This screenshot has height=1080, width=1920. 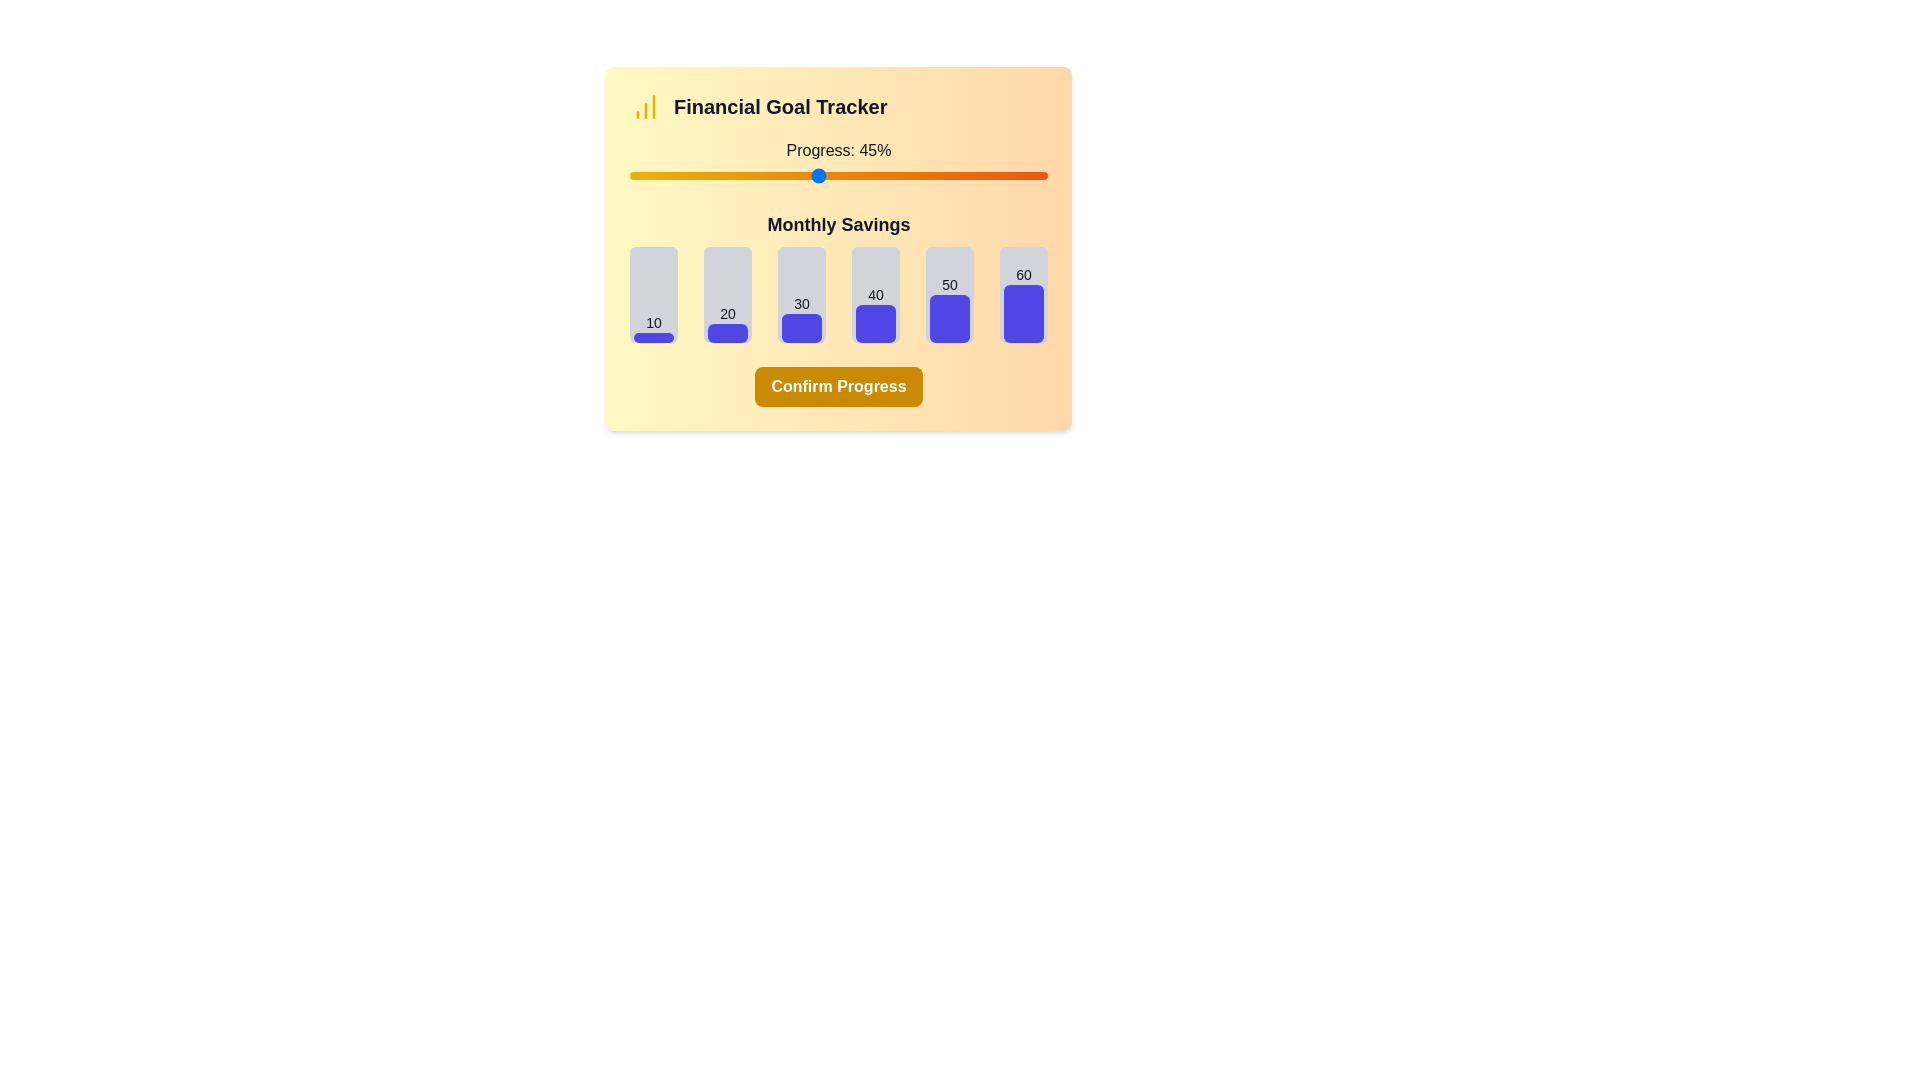 What do you see at coordinates (1014, 175) in the screenshot?
I see `the progress slider to 92%` at bounding box center [1014, 175].